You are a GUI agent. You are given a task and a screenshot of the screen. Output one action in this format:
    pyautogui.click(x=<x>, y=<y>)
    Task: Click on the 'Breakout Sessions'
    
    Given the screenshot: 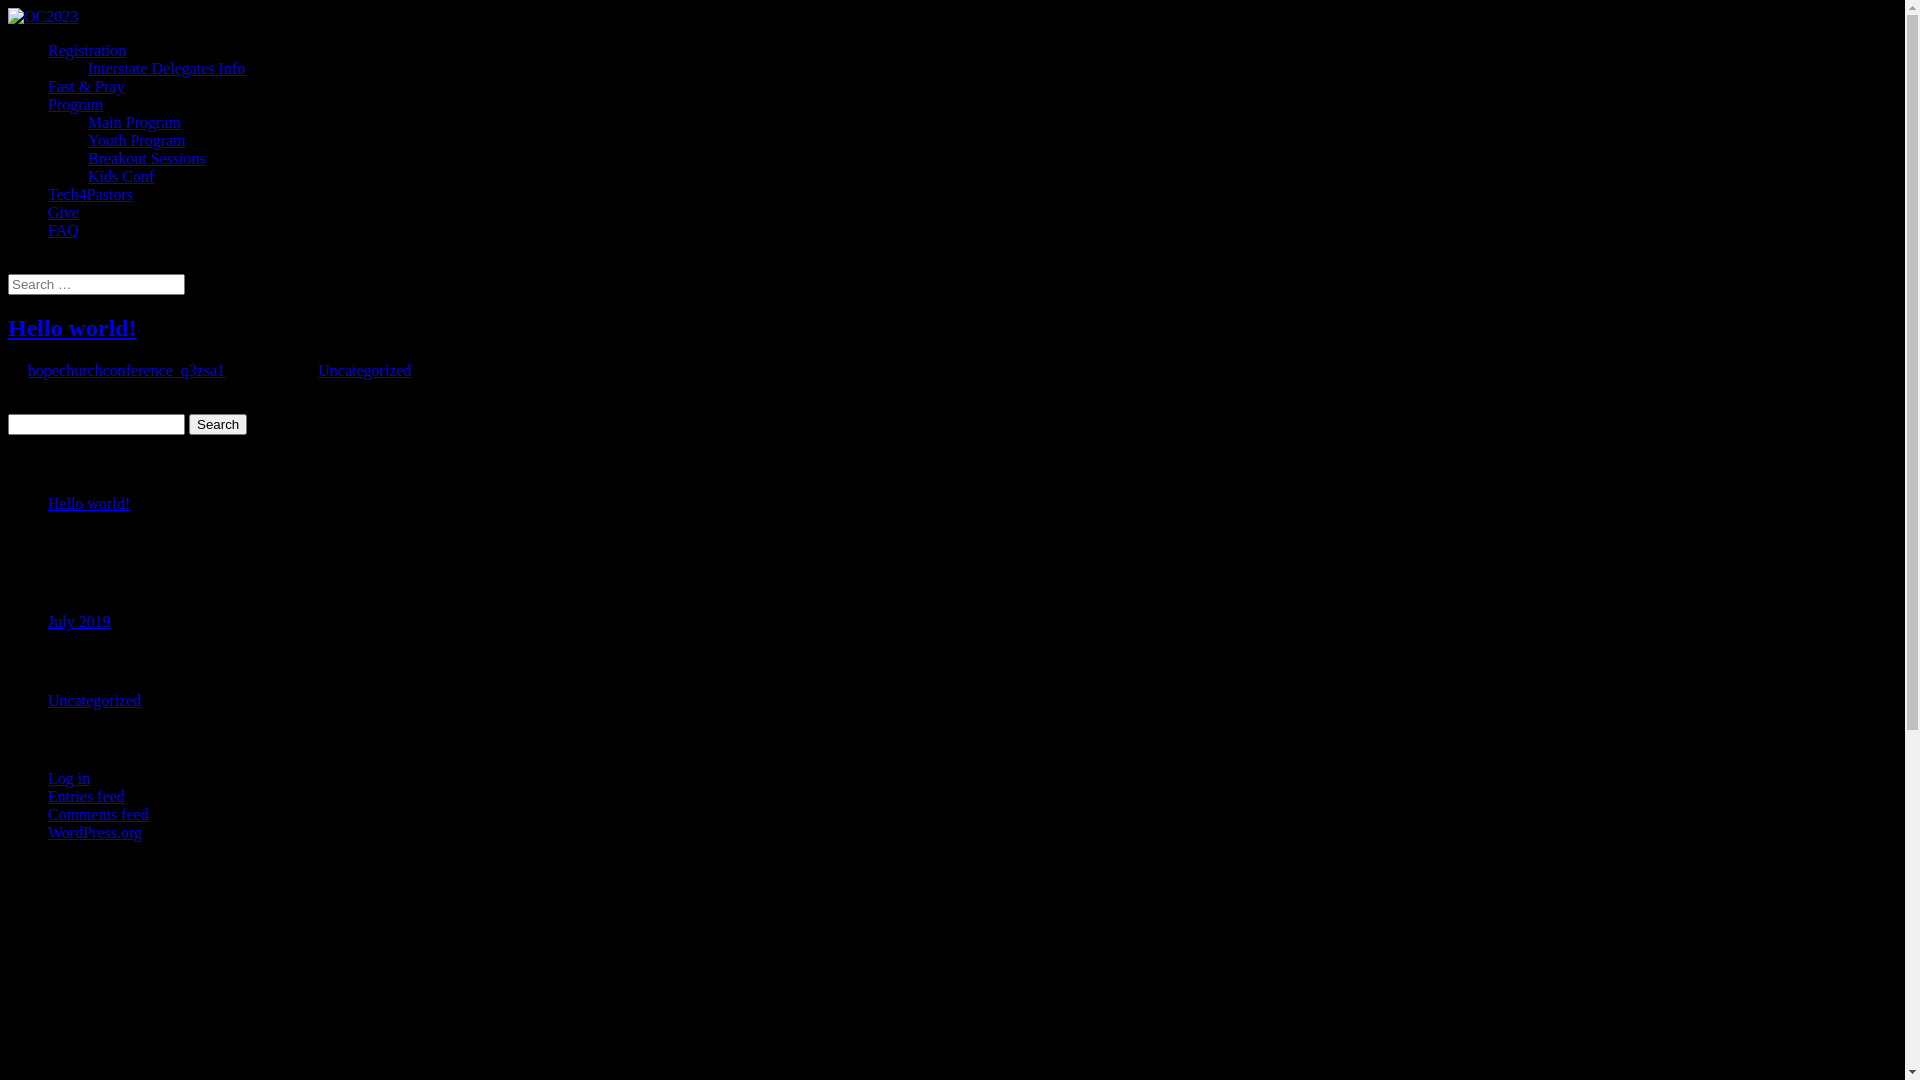 What is the action you would take?
    pyautogui.click(x=146, y=157)
    